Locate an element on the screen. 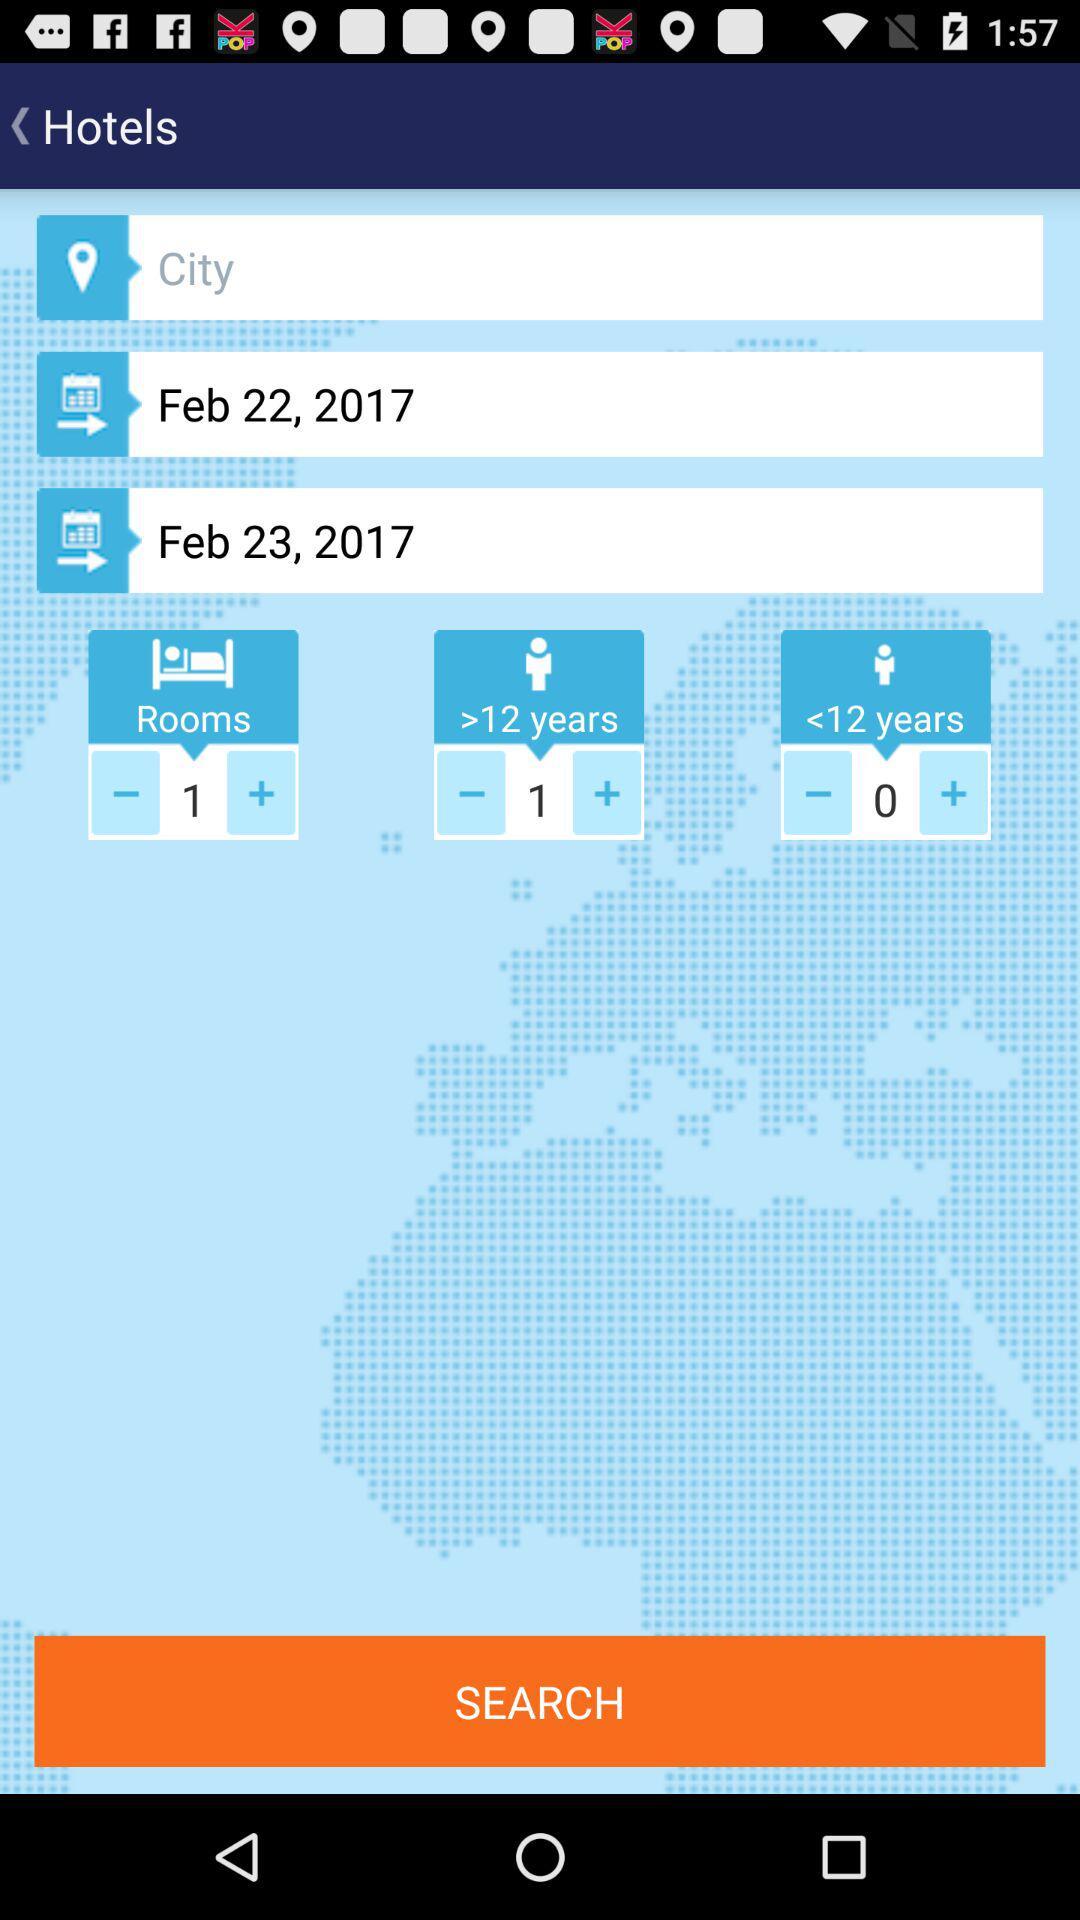 The image size is (1080, 1920). page is located at coordinates (125, 791).